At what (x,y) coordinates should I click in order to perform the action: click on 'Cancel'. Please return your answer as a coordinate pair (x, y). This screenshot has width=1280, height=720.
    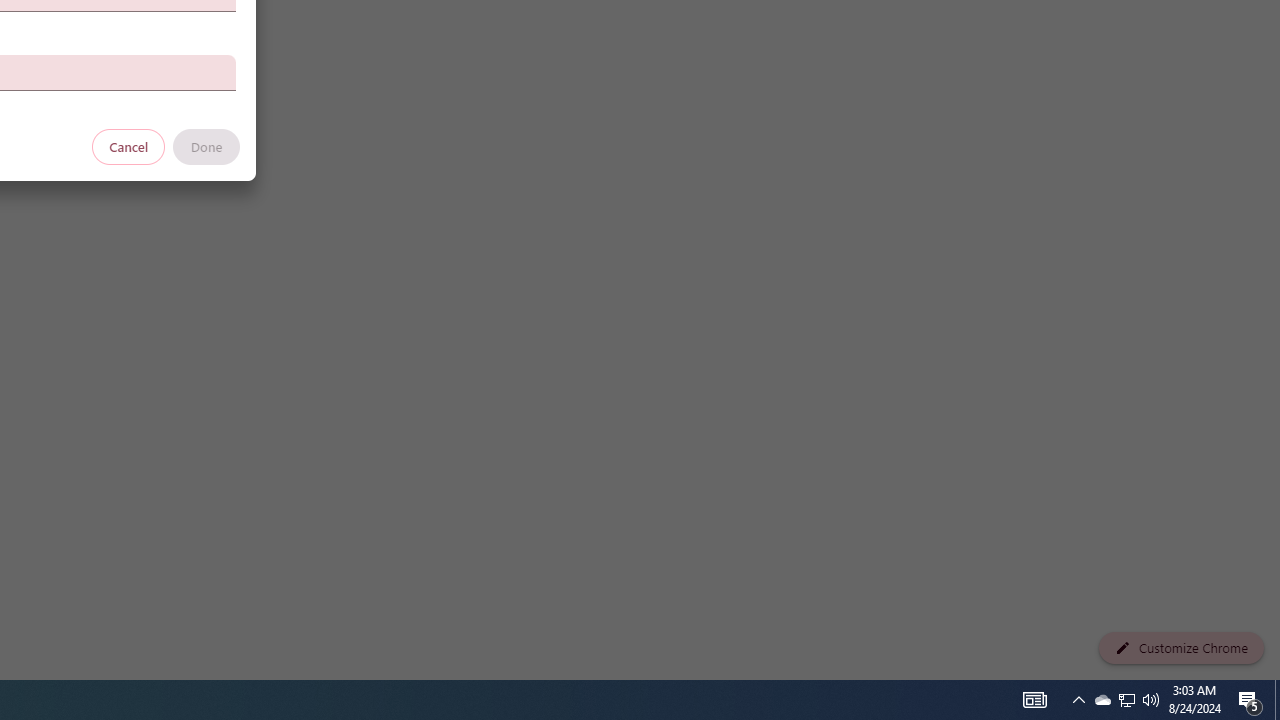
    Looking at the image, I should click on (128, 145).